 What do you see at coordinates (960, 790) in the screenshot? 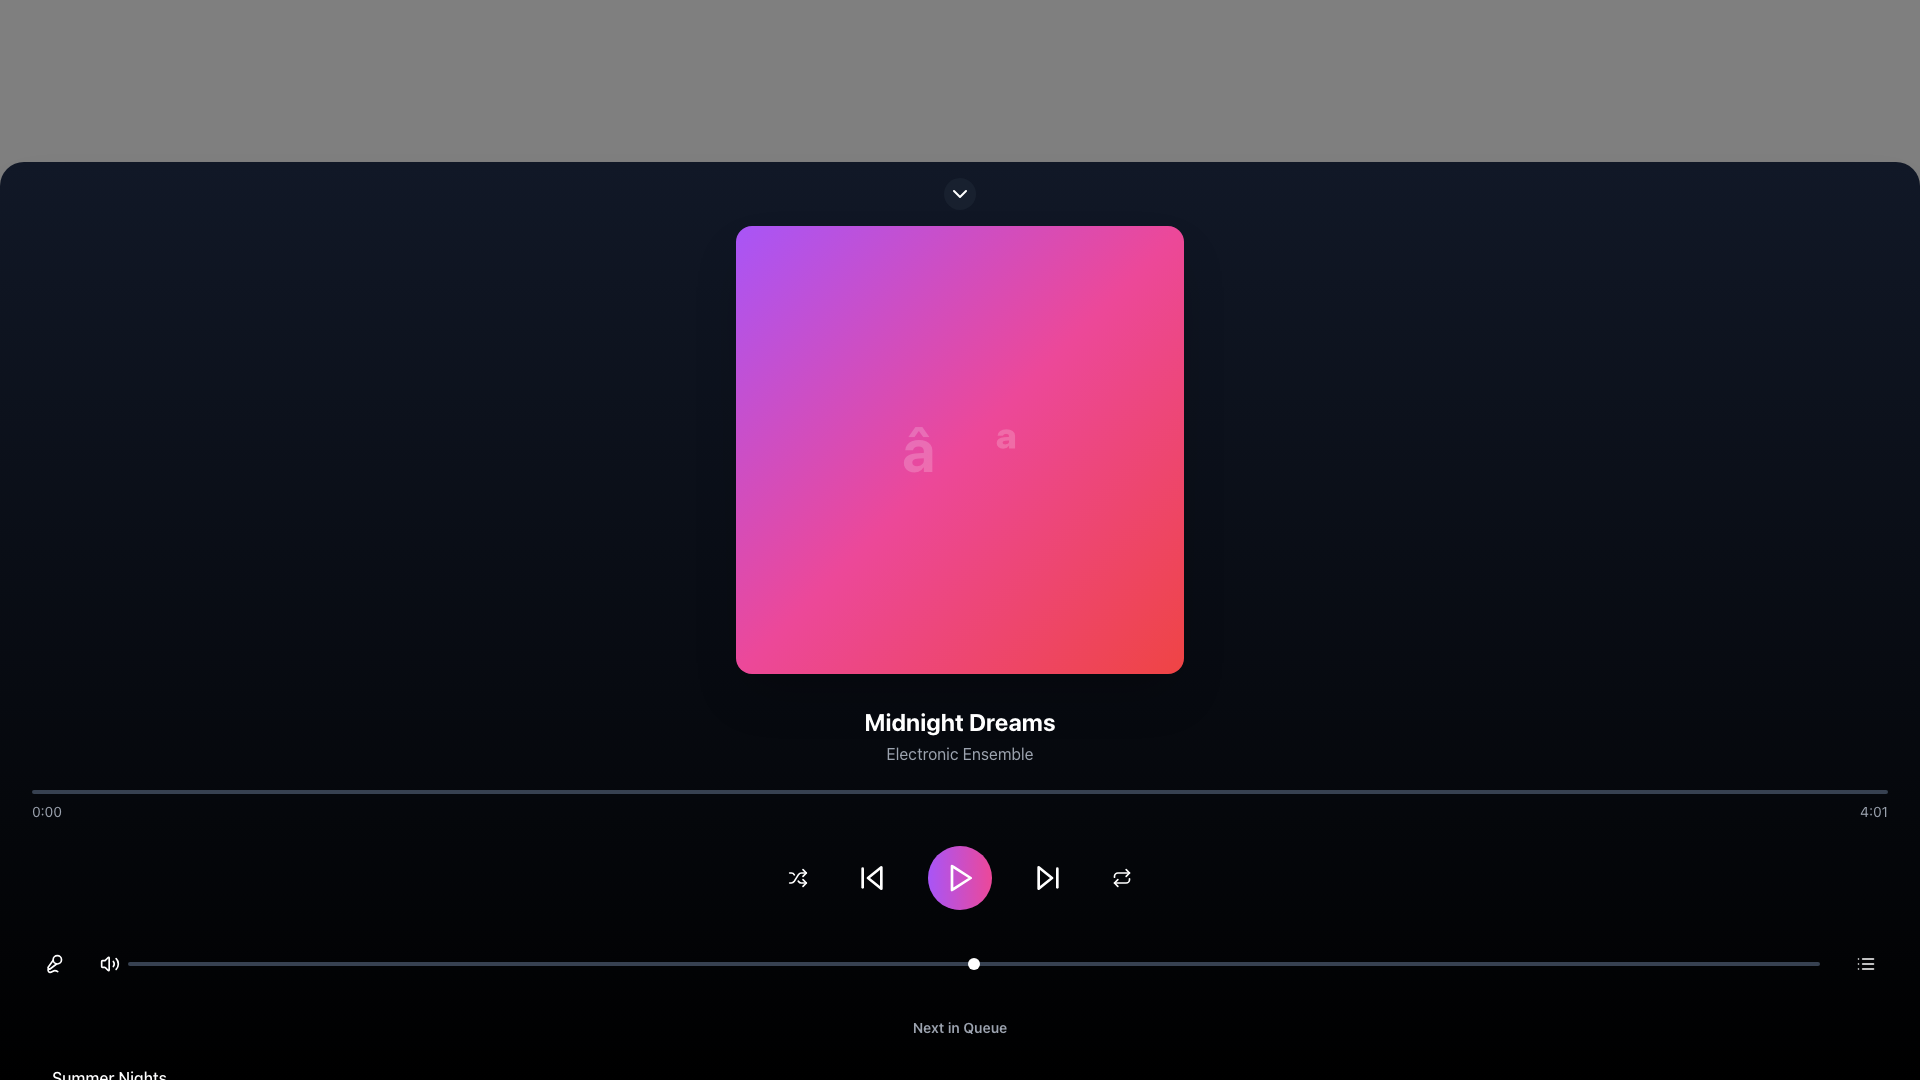
I see `the progress bar located just below the song title and artist information to seek to a specific point in the media timeline` at bounding box center [960, 790].